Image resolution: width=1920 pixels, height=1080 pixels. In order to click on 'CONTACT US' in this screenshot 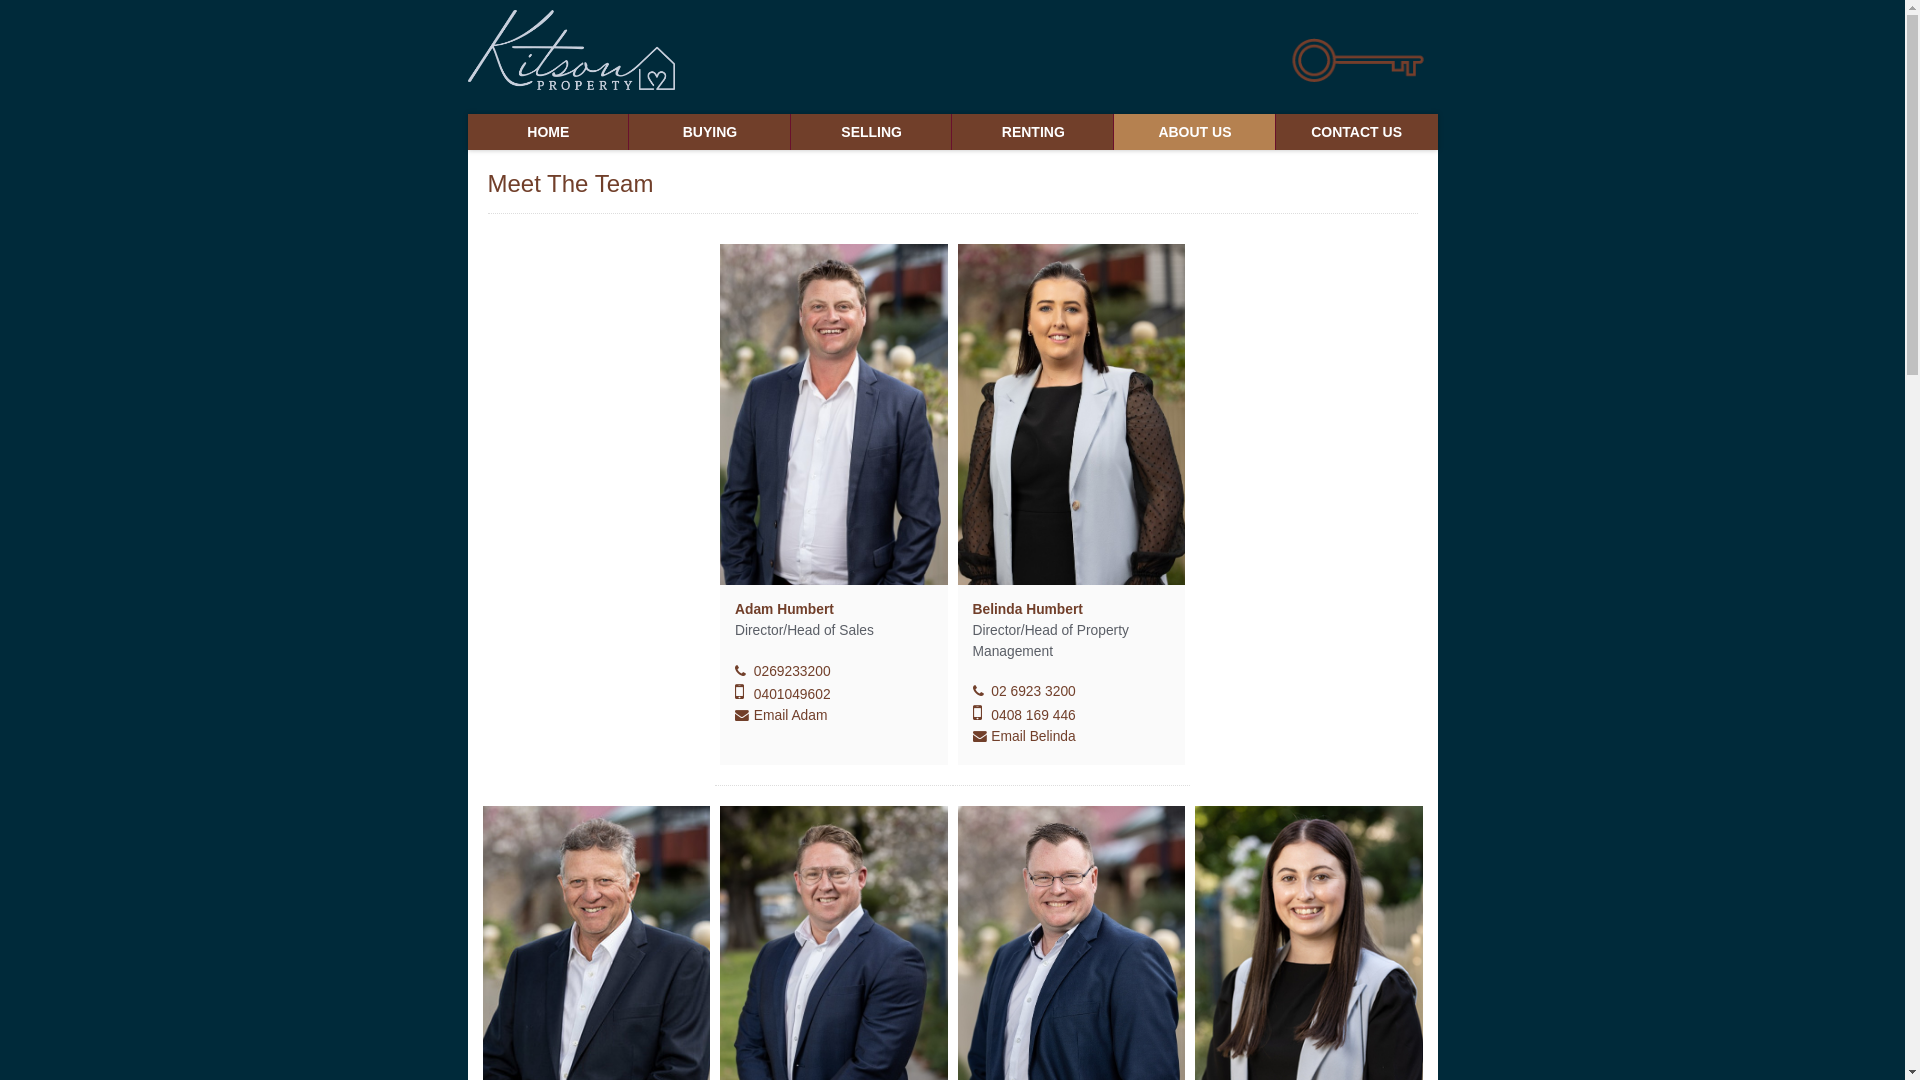, I will do `click(1357, 131)`.